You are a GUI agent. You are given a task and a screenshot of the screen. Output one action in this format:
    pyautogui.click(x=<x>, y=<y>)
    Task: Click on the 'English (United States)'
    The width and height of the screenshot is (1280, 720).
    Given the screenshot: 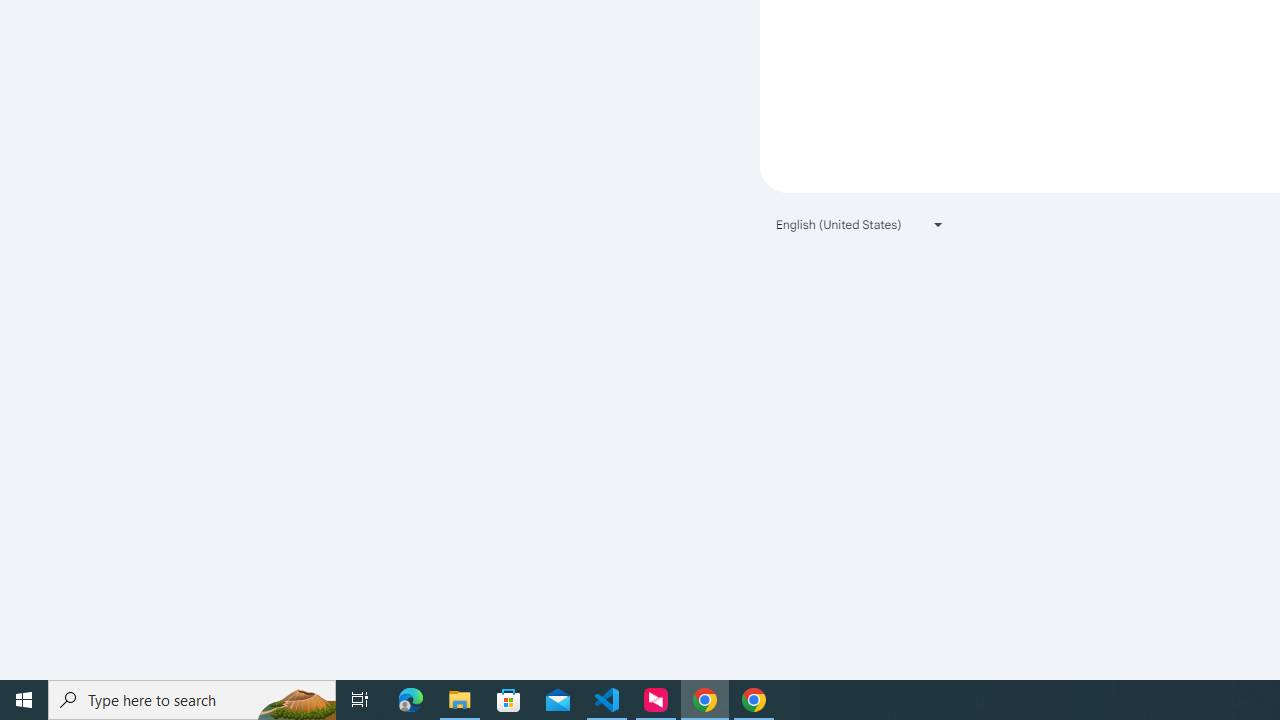 What is the action you would take?
    pyautogui.click(x=860, y=224)
    